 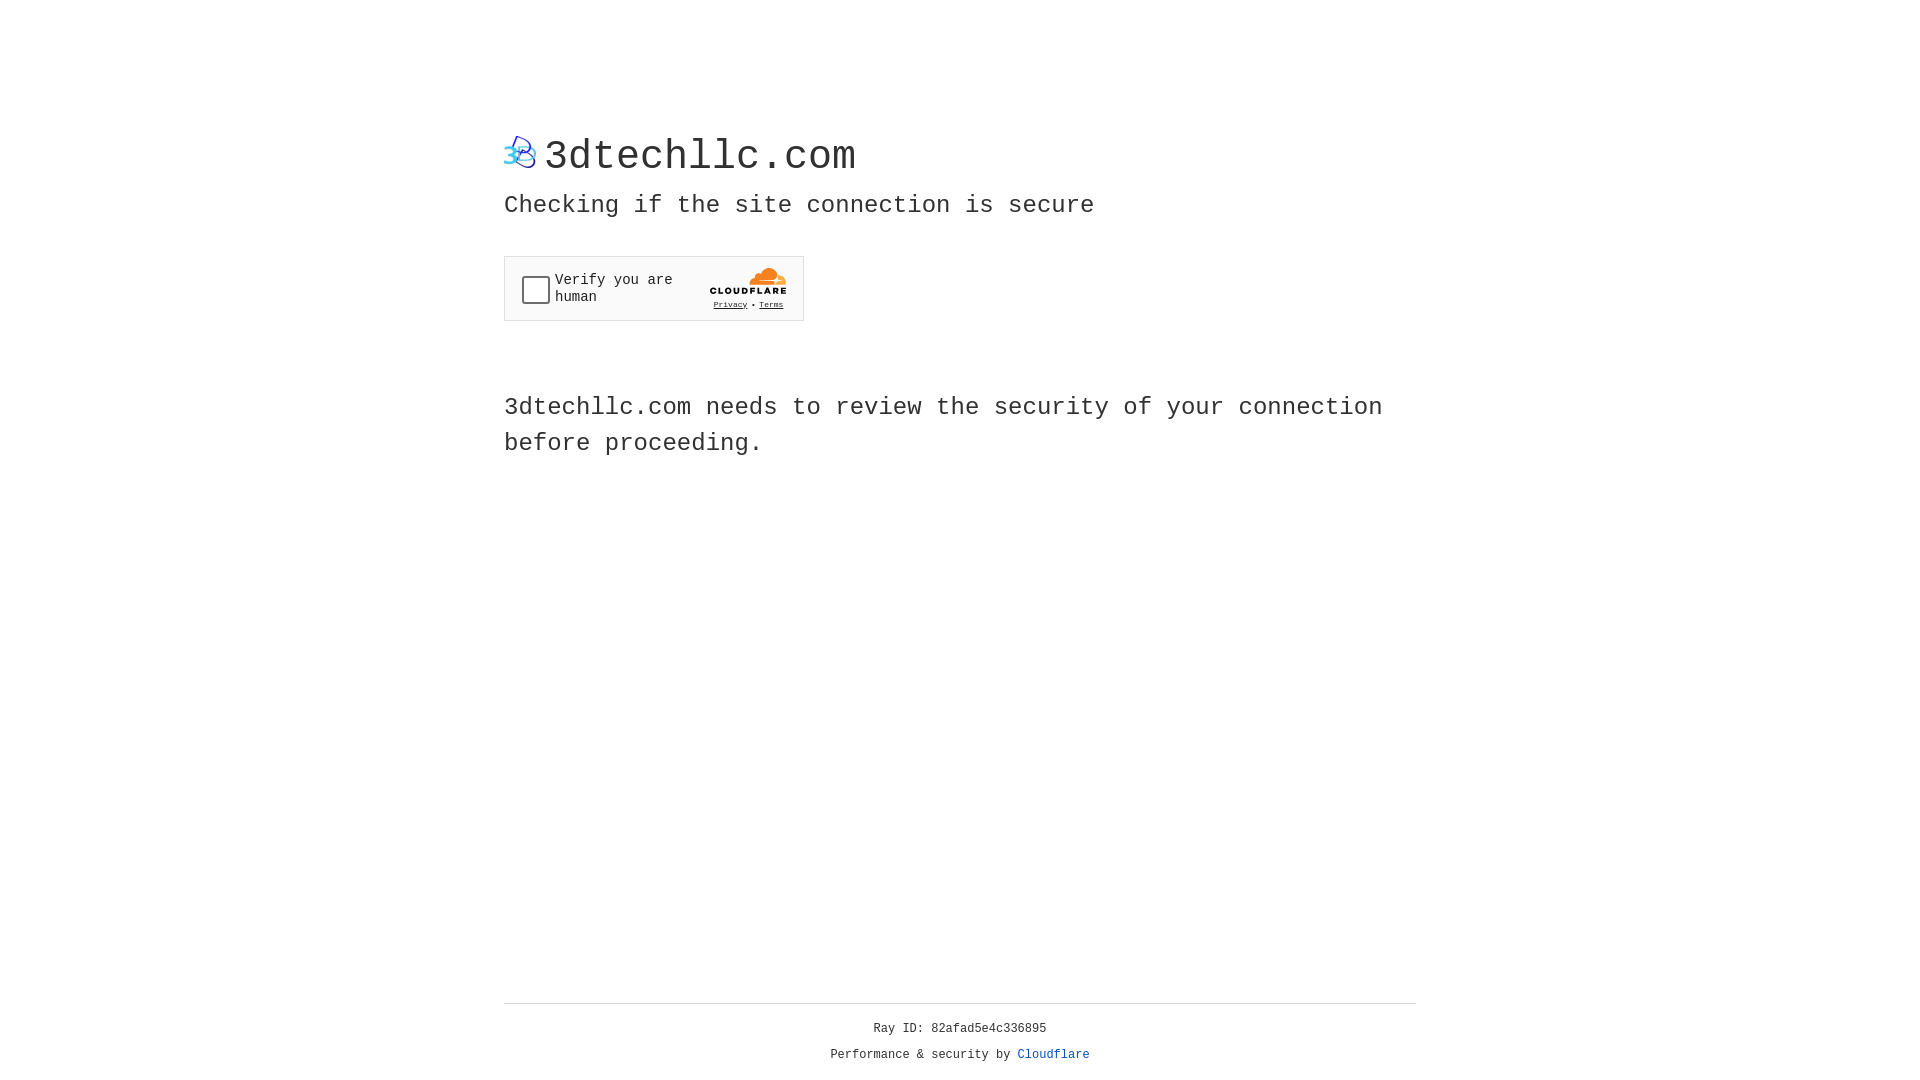 I want to click on 'Cloudflare', so click(x=1053, y=1054).